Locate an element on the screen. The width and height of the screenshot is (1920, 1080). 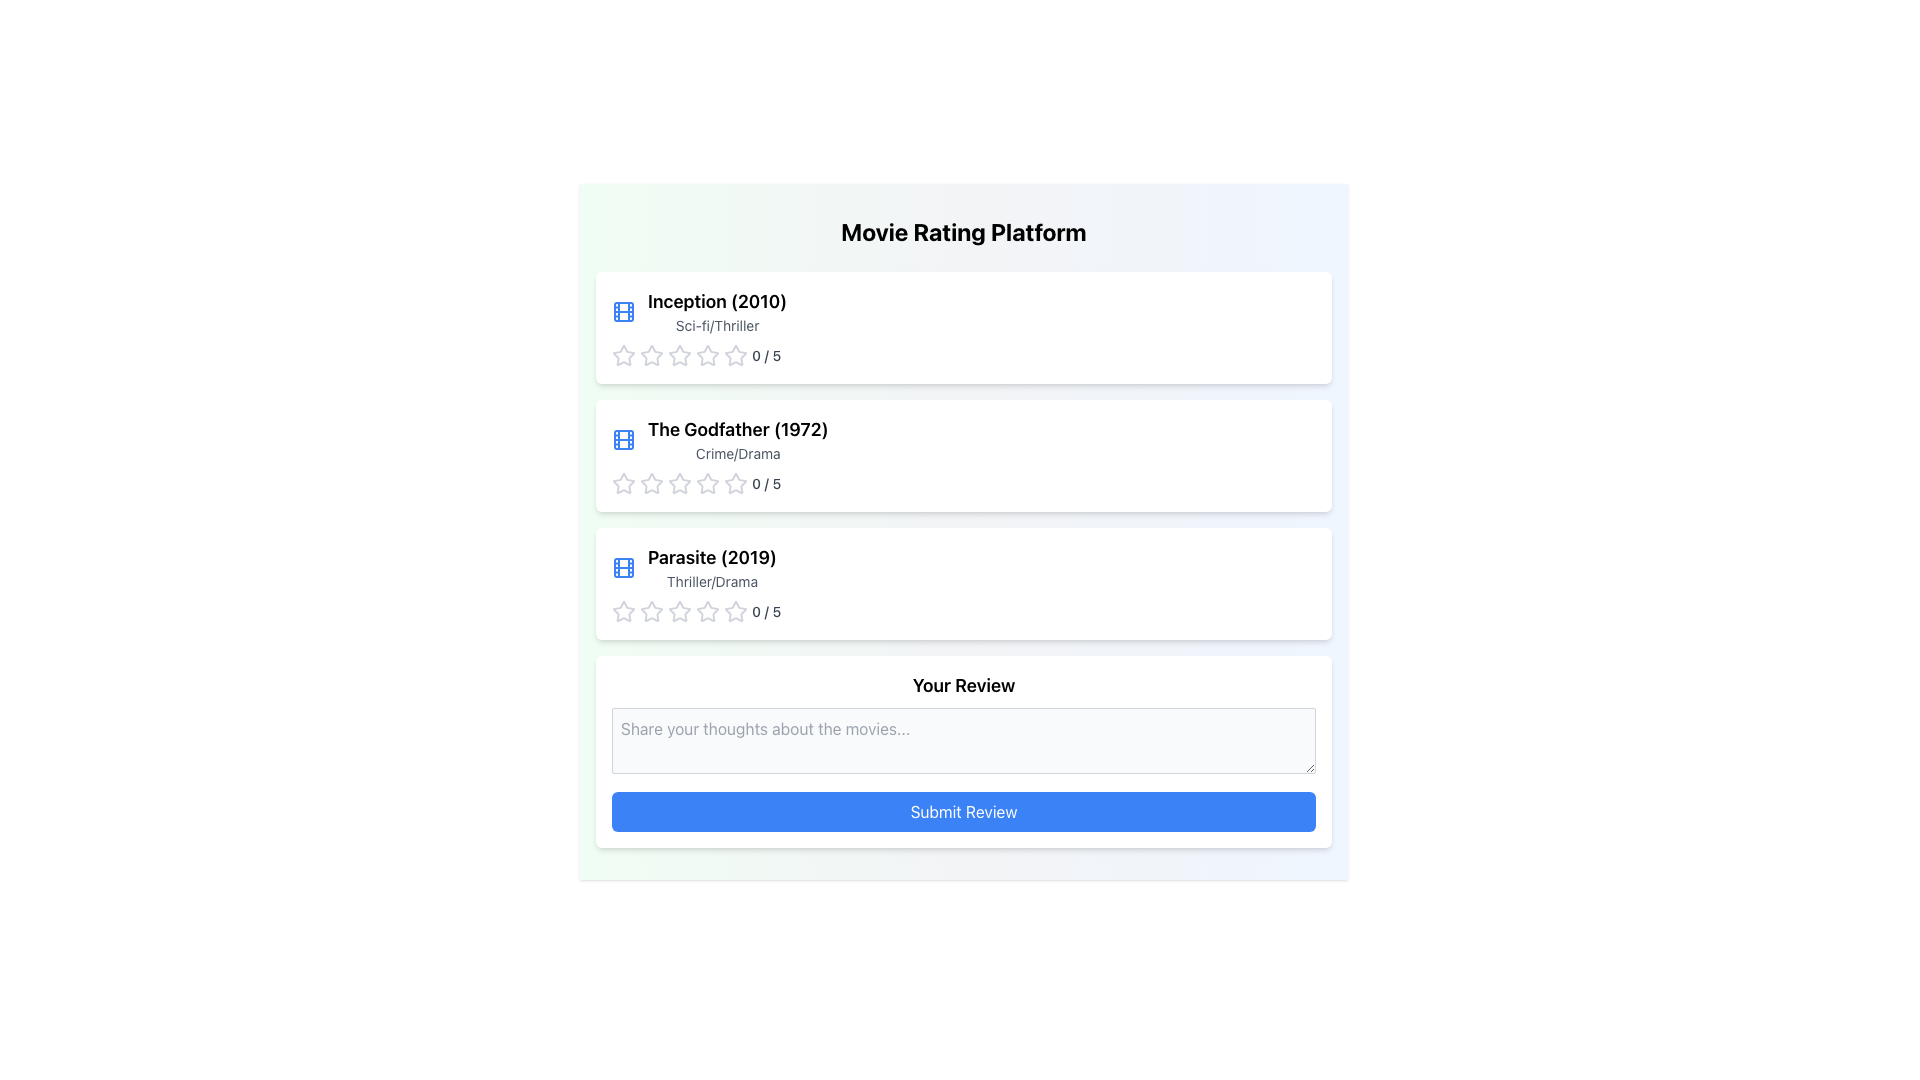
the first star in the 5-star rating system for 'Inception (2010)' is located at coordinates (623, 354).